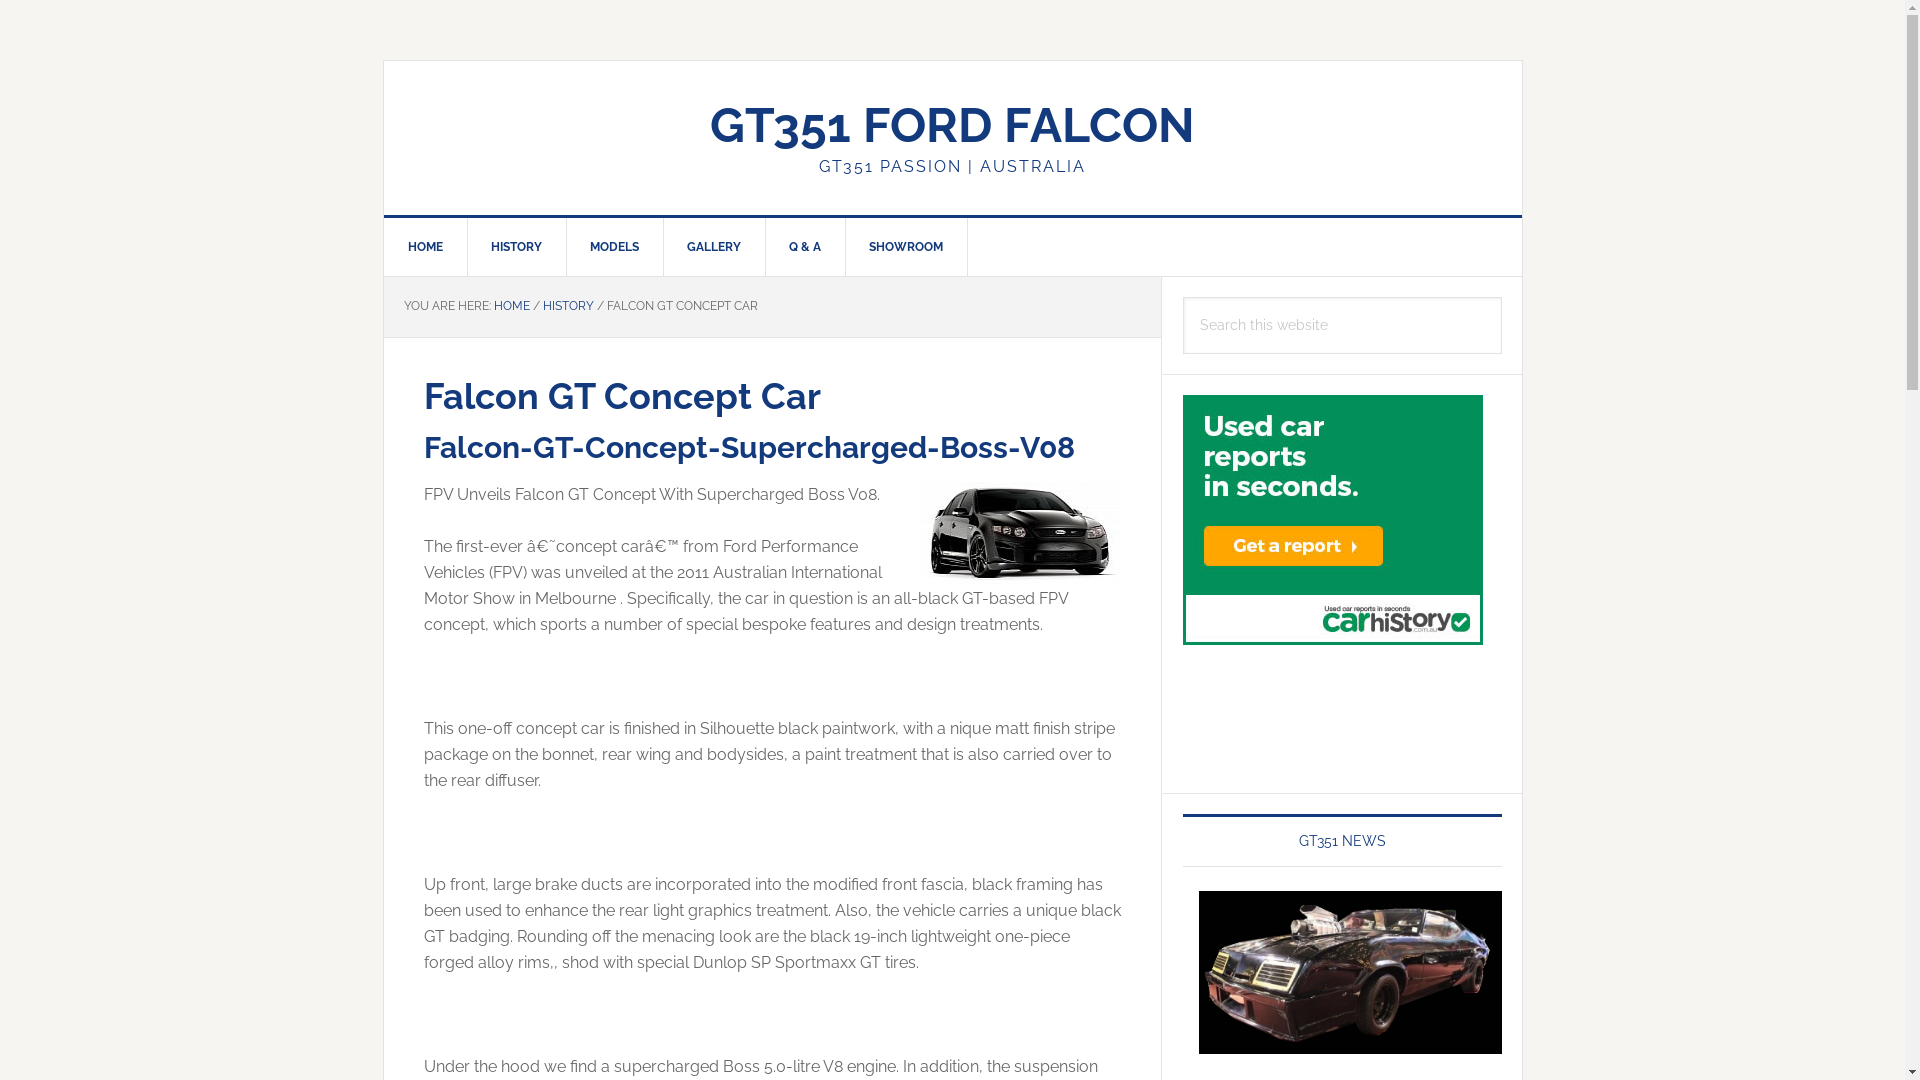  What do you see at coordinates (710, 124) in the screenshot?
I see `'GT351 FORD FALCON'` at bounding box center [710, 124].